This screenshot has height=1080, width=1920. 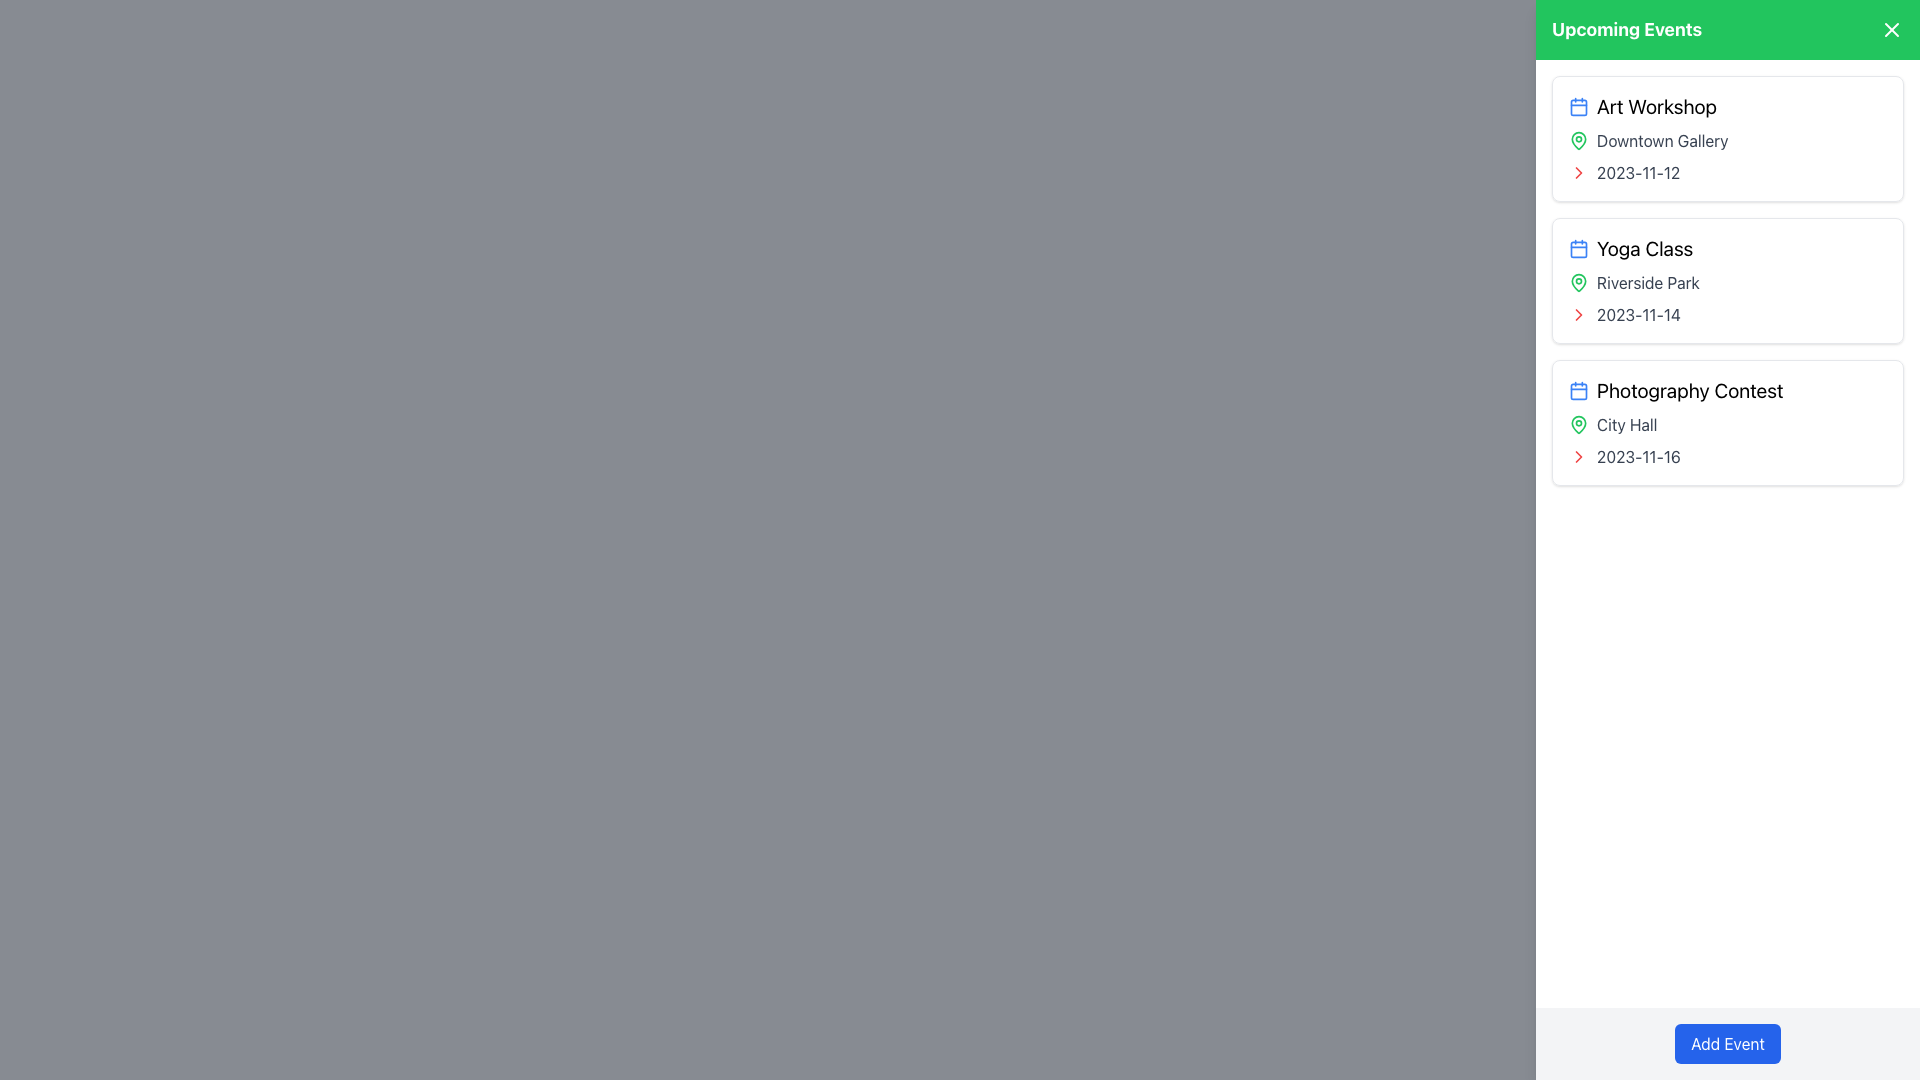 I want to click on the green location pin icon that is located immediately to the left of the 'City Hall' label in the 'Photography Contest' section of the upcoming events list, so click(x=1578, y=423).